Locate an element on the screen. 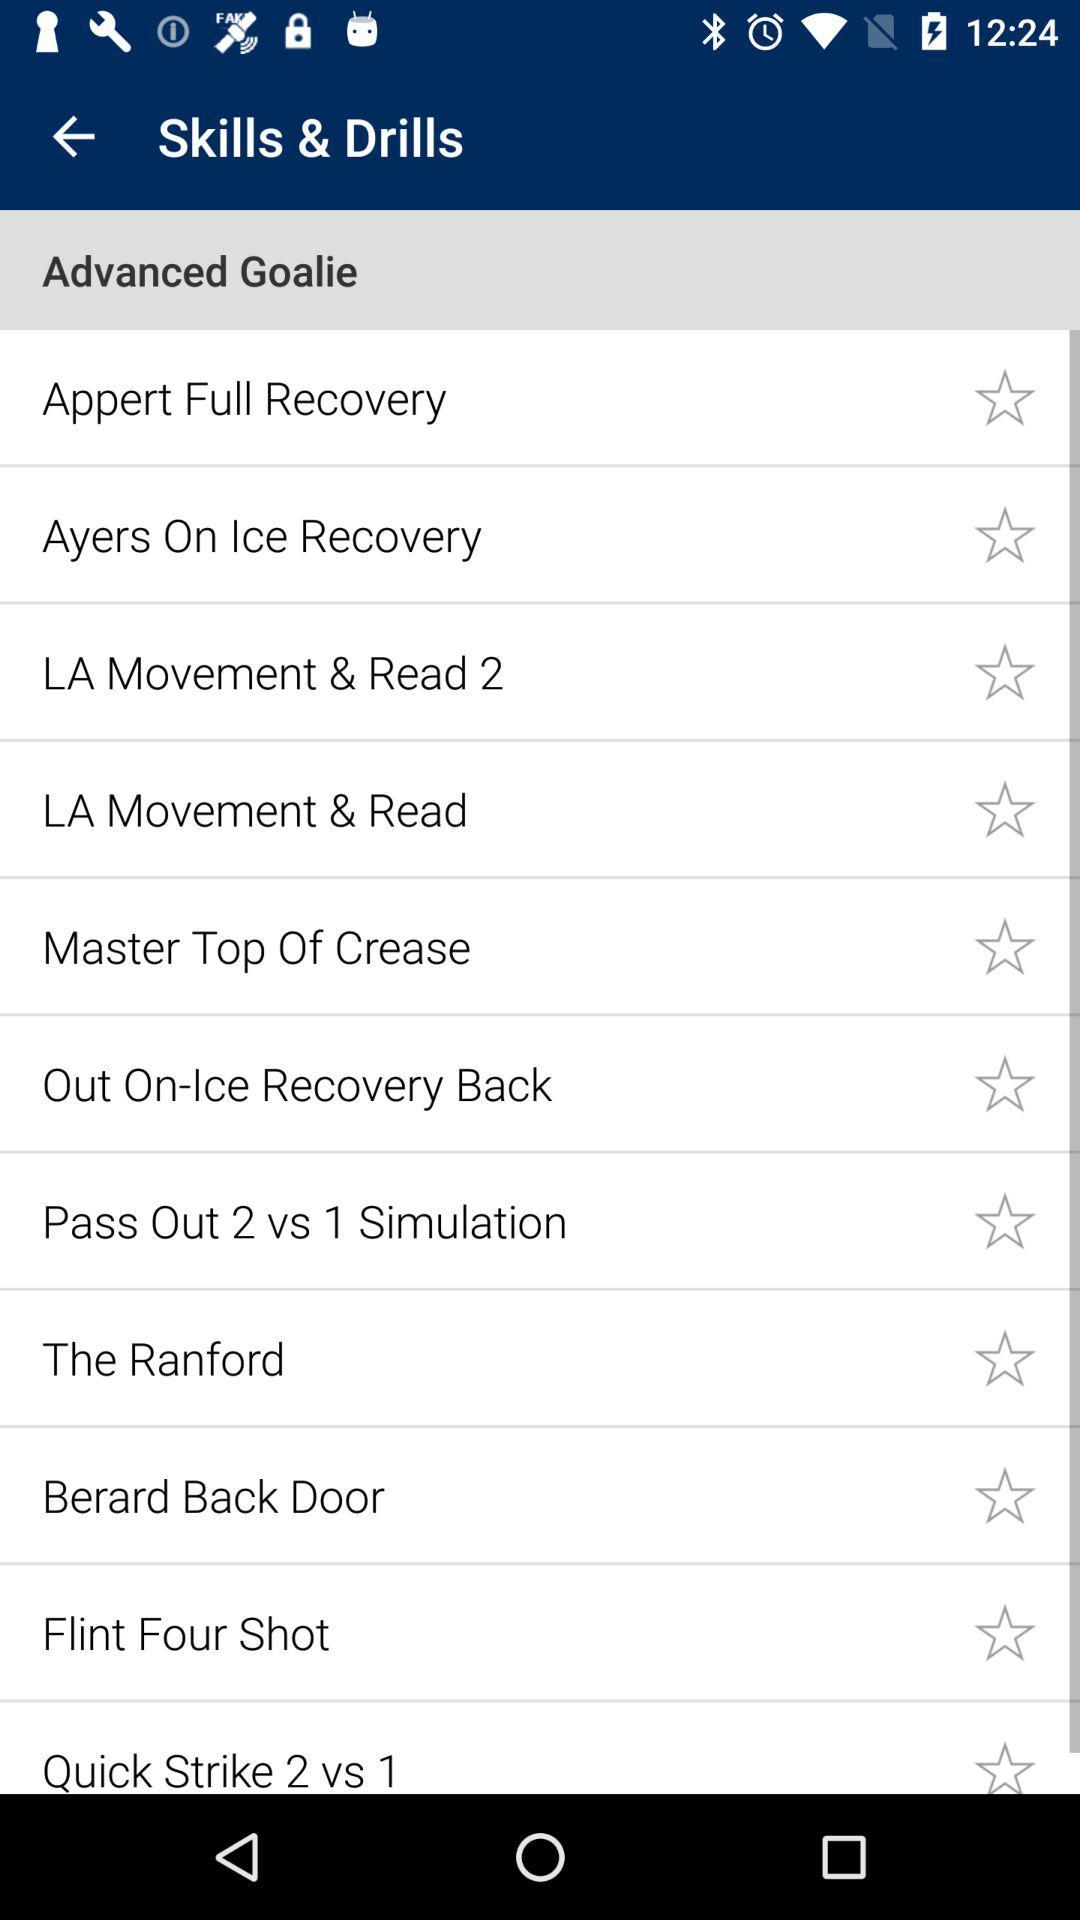  bookmark drill is located at coordinates (1026, 396).